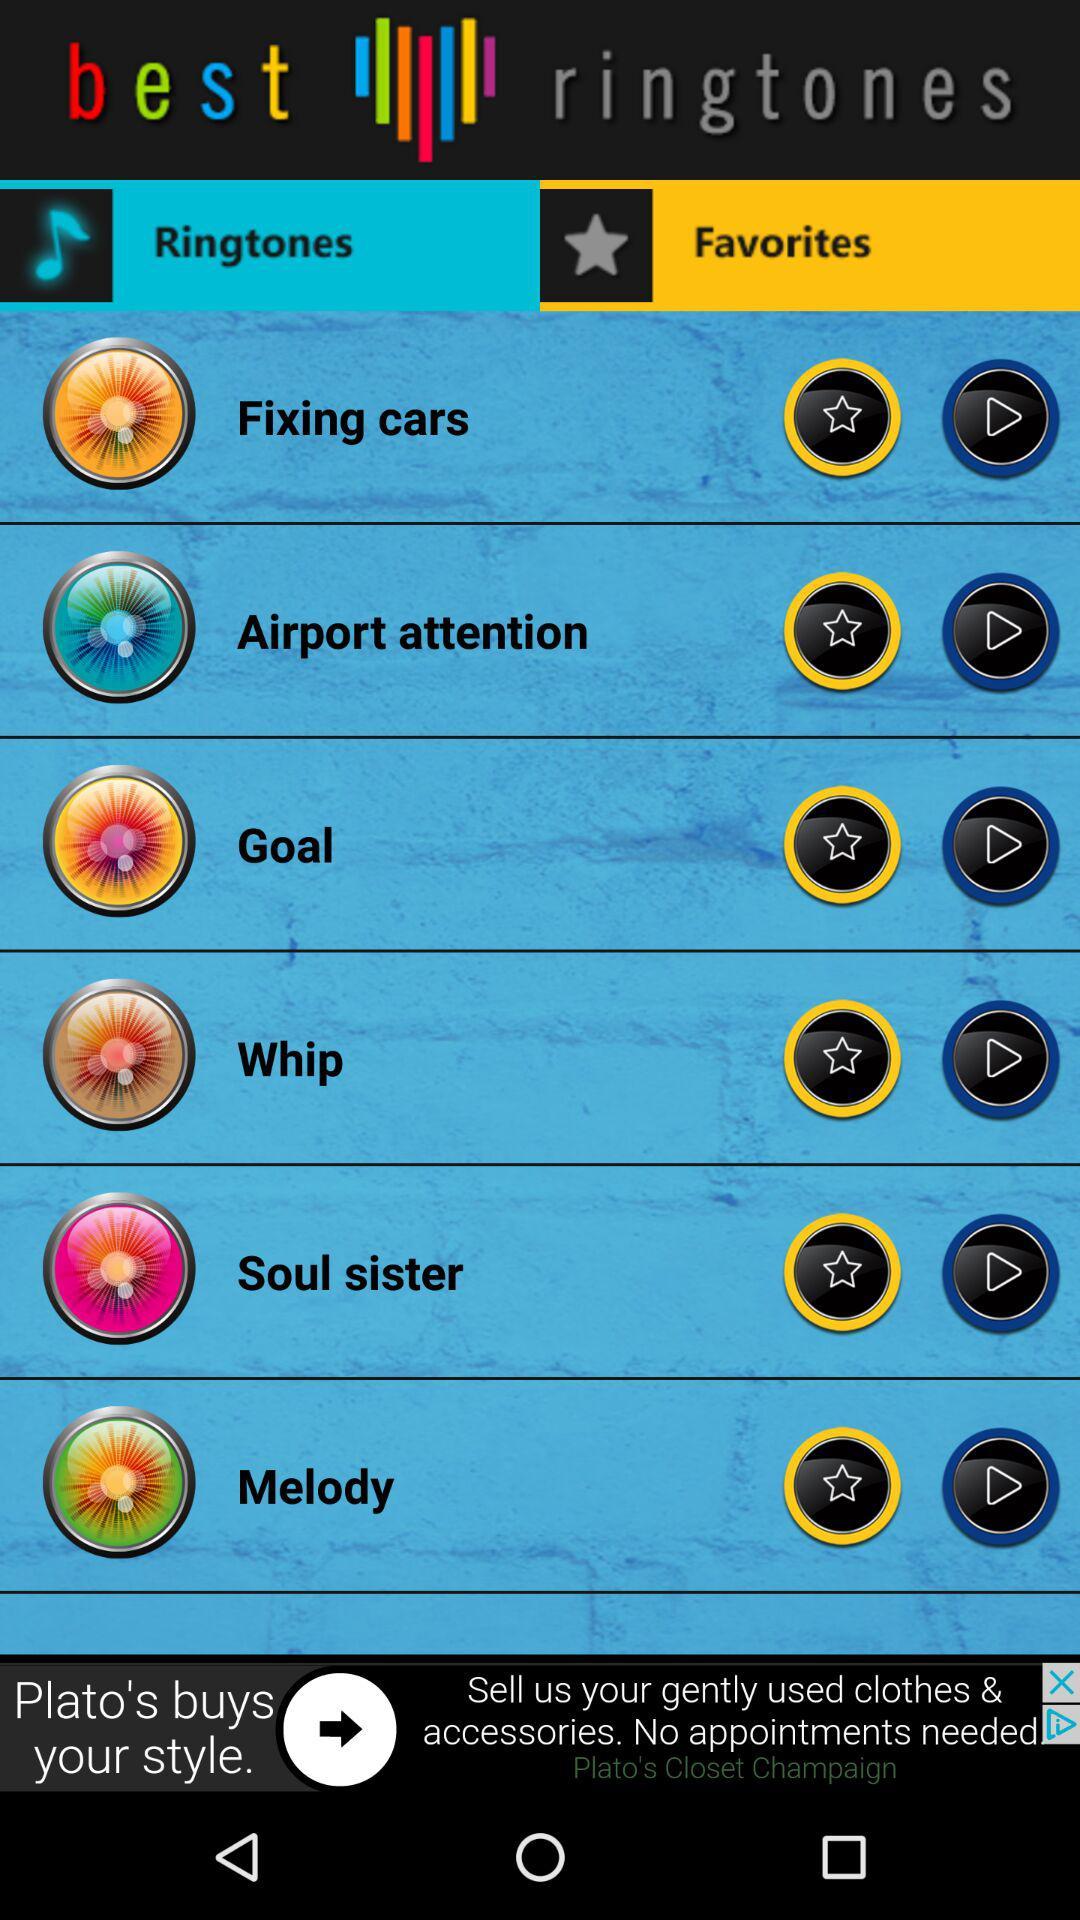  What do you see at coordinates (843, 1485) in the screenshot?
I see `to favorites` at bounding box center [843, 1485].